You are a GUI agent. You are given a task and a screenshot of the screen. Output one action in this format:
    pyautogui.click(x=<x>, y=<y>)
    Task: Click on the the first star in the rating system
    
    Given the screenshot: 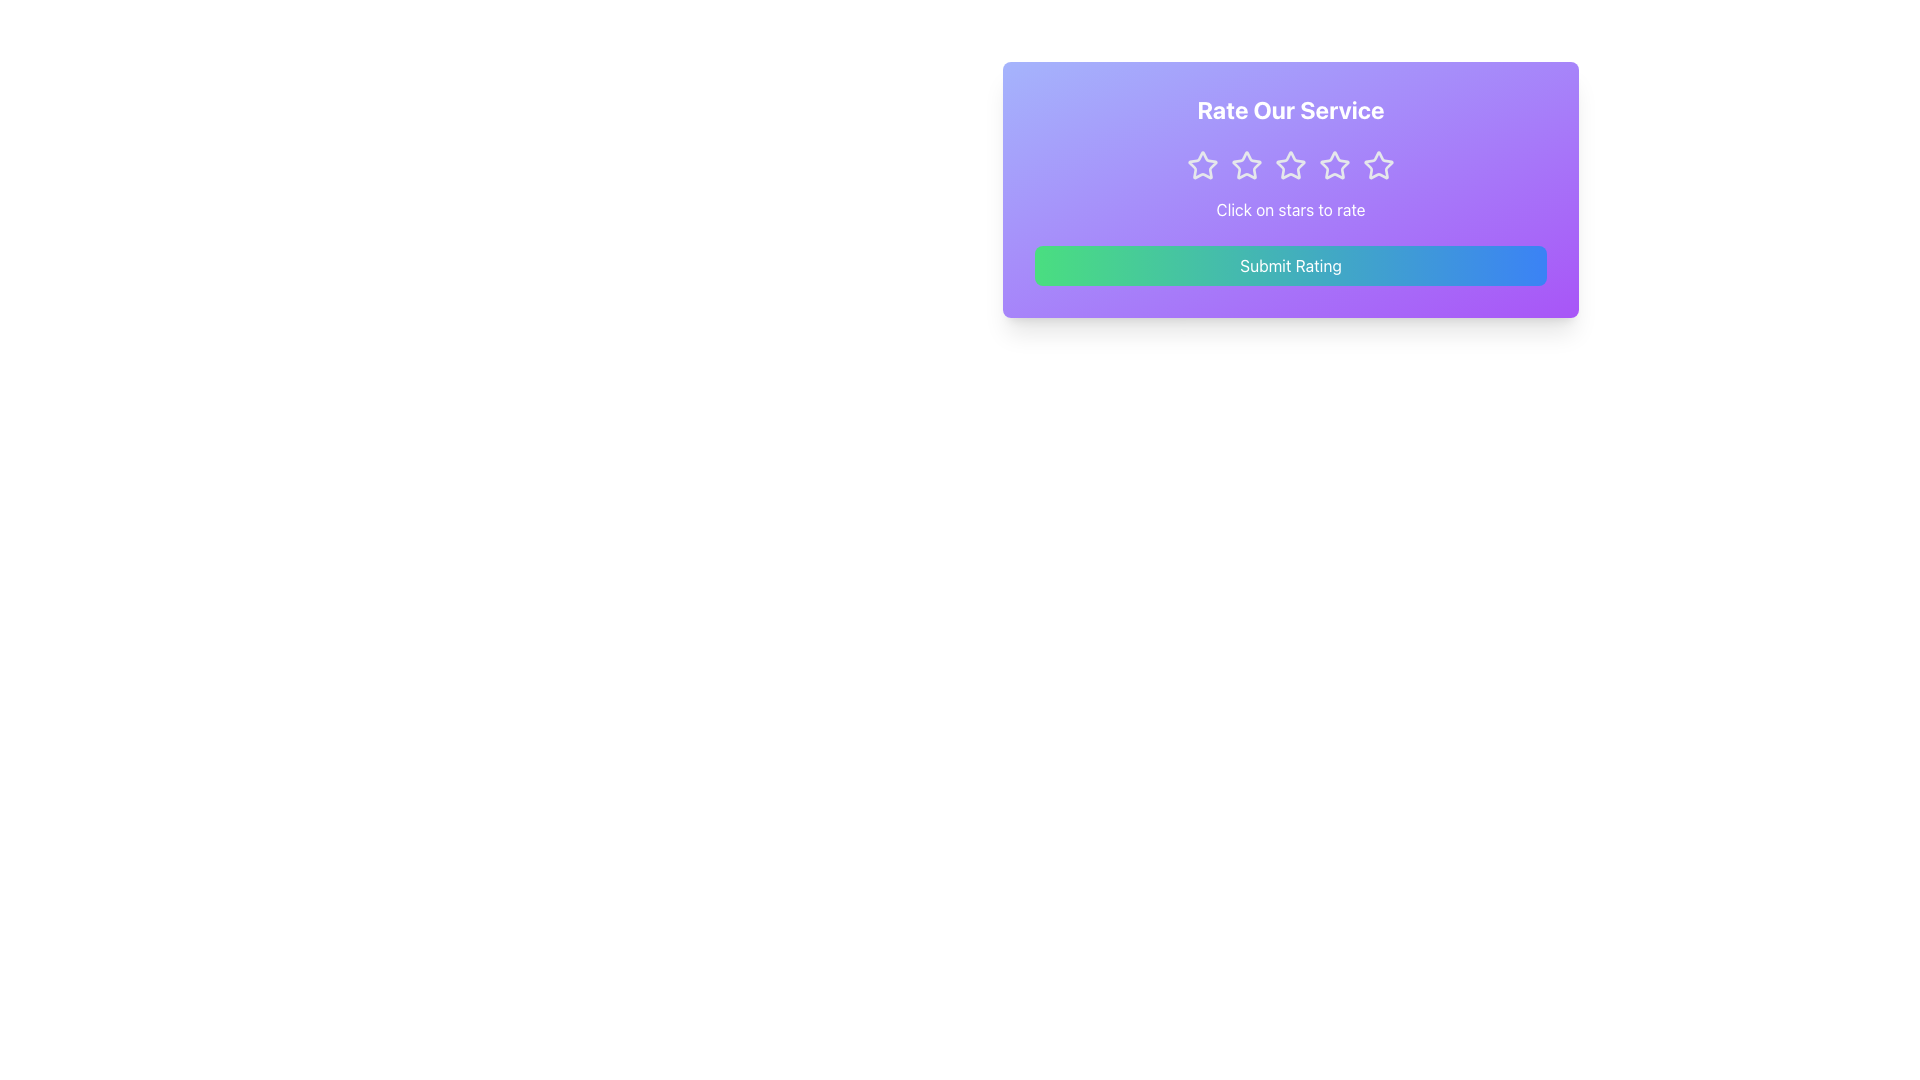 What is the action you would take?
    pyautogui.click(x=1202, y=164)
    